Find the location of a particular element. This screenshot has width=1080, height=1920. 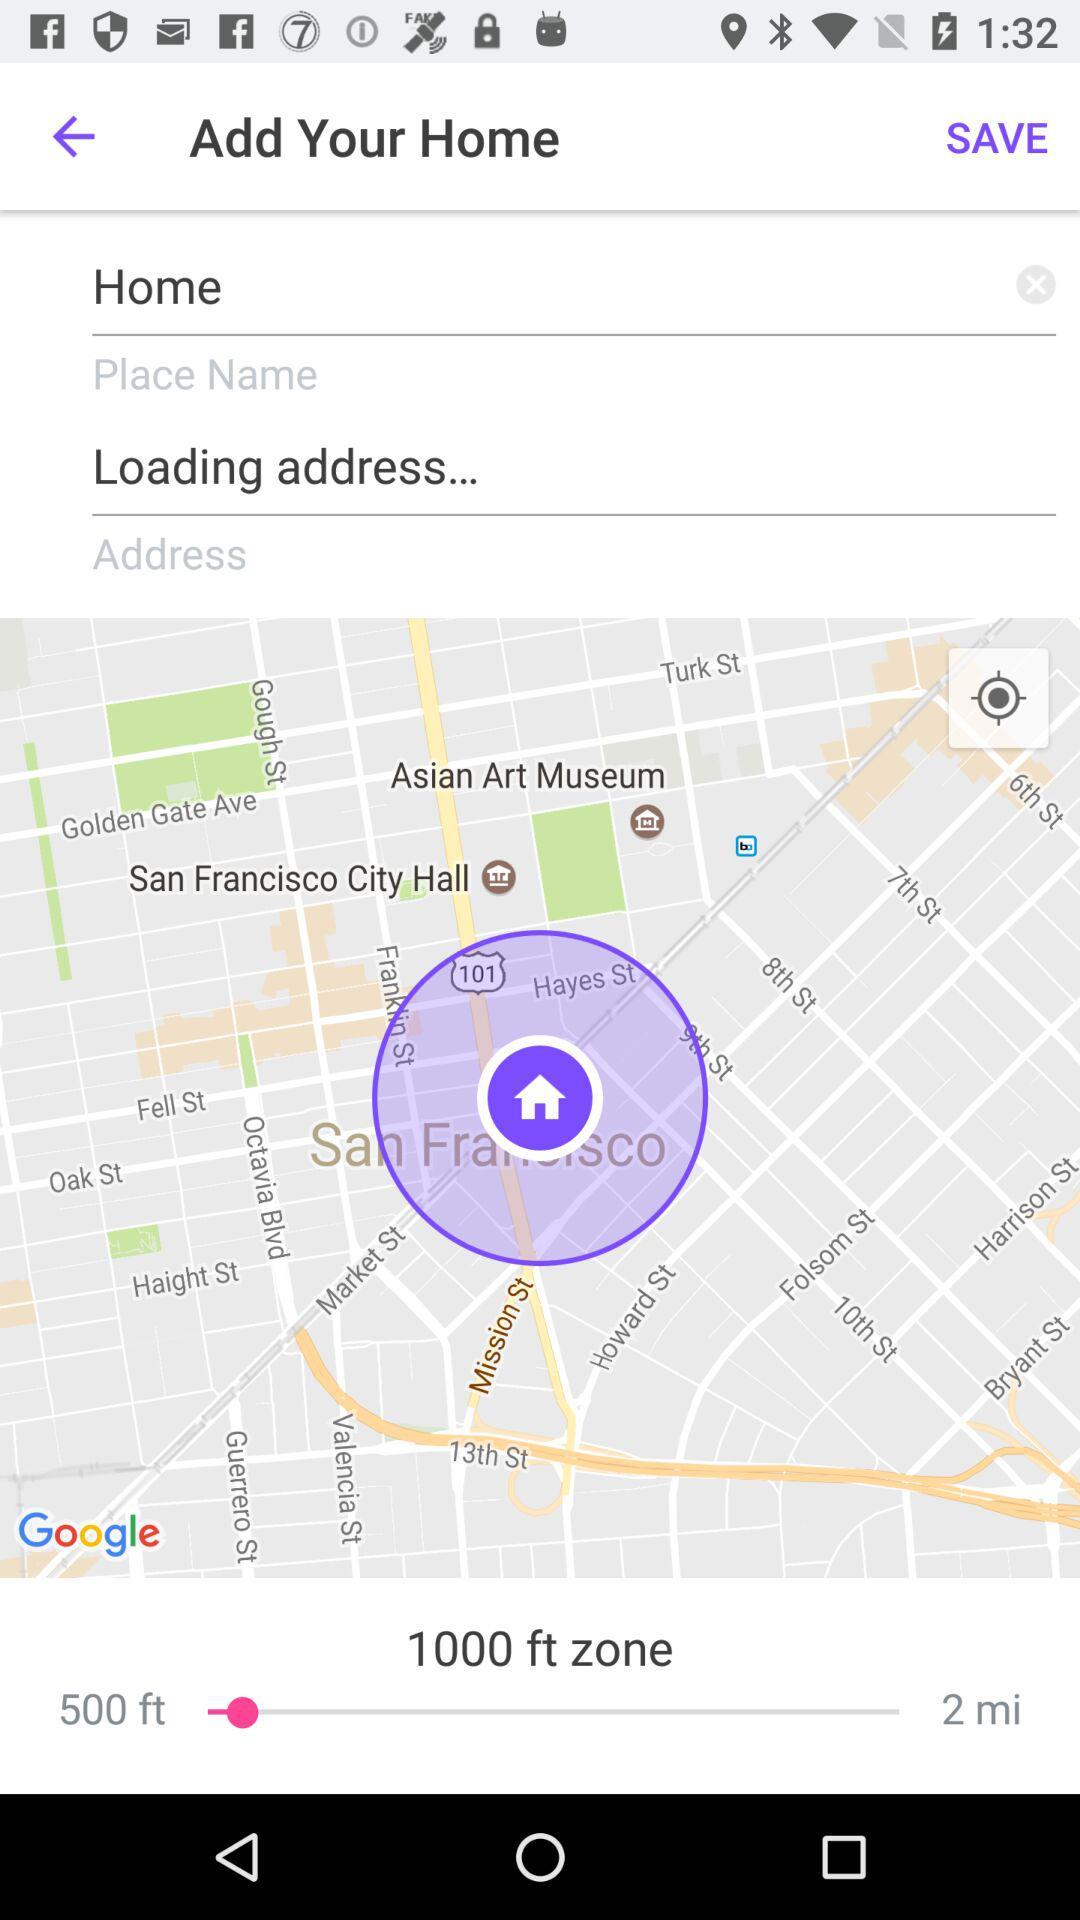

the icon on the right is located at coordinates (998, 699).